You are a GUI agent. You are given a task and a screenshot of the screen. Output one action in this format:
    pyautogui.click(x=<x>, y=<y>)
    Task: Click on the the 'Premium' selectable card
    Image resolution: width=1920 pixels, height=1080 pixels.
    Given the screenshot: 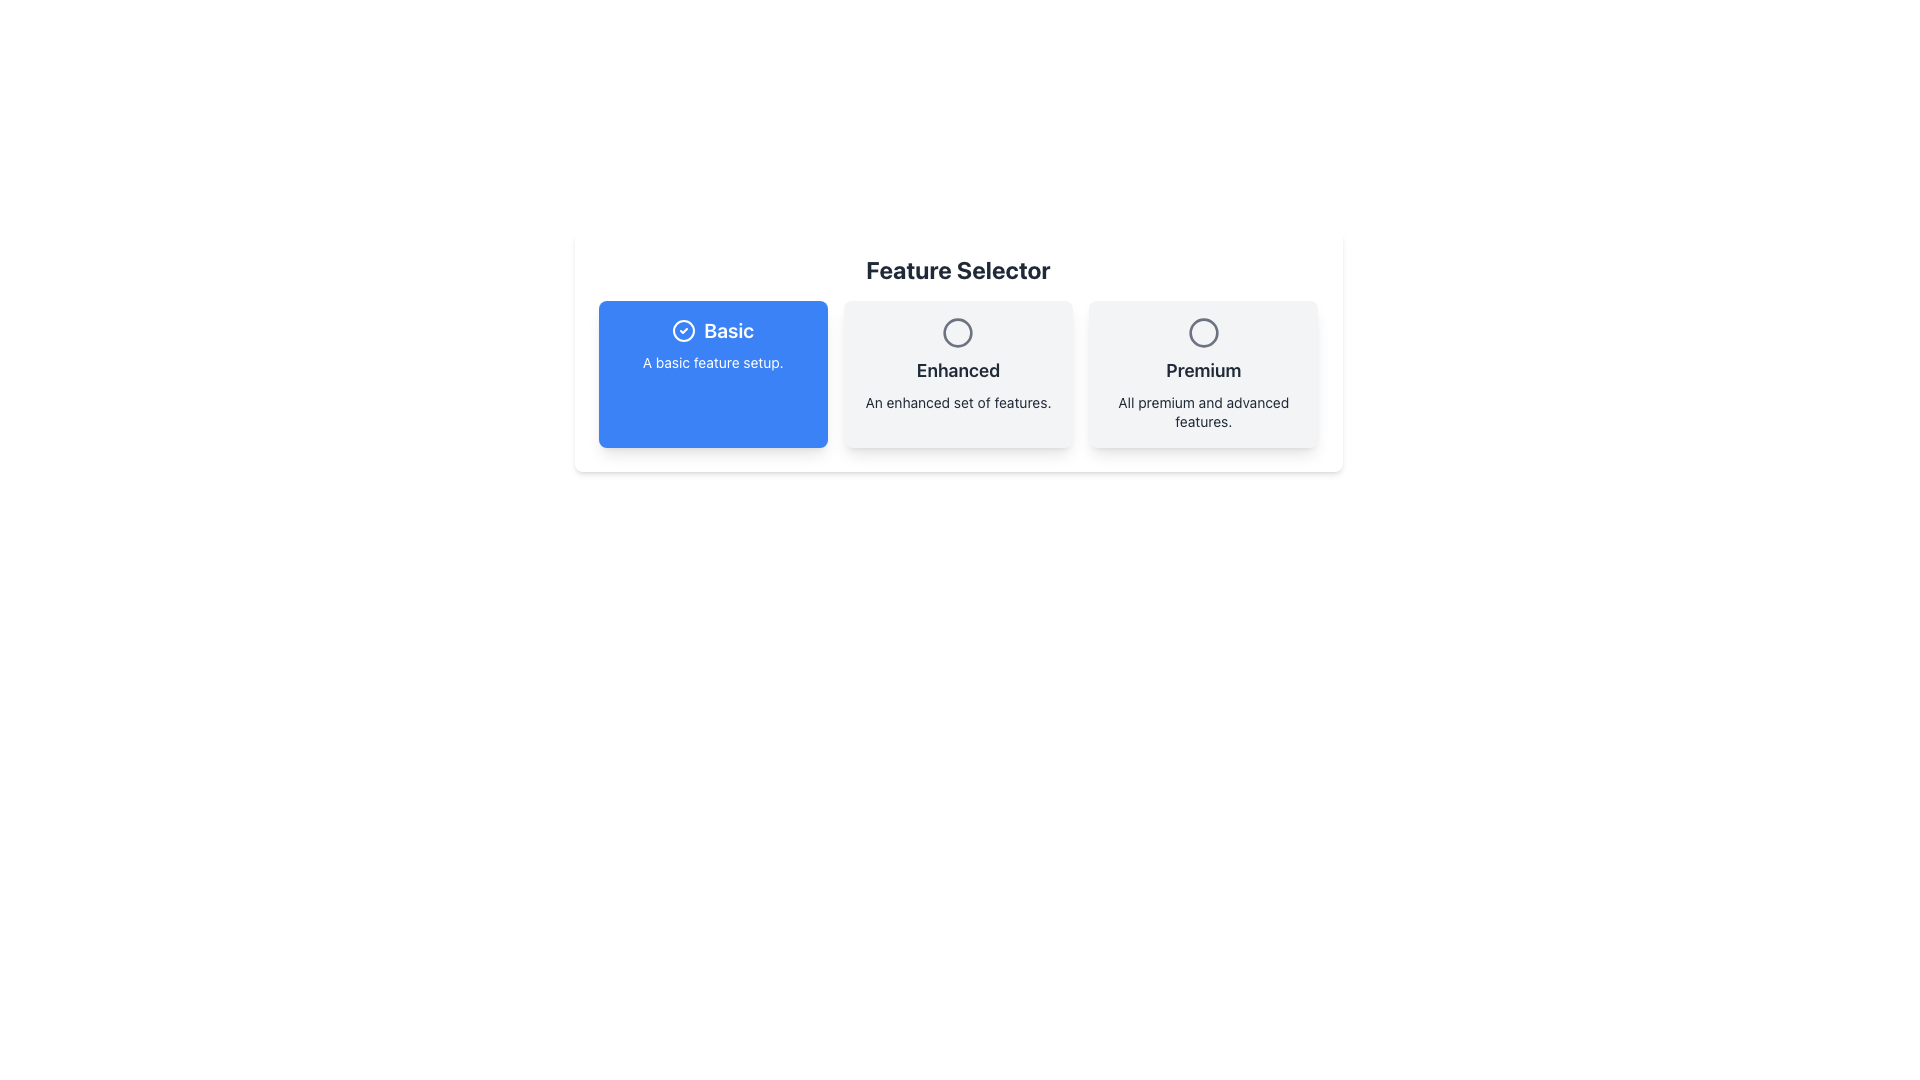 What is the action you would take?
    pyautogui.click(x=1202, y=374)
    